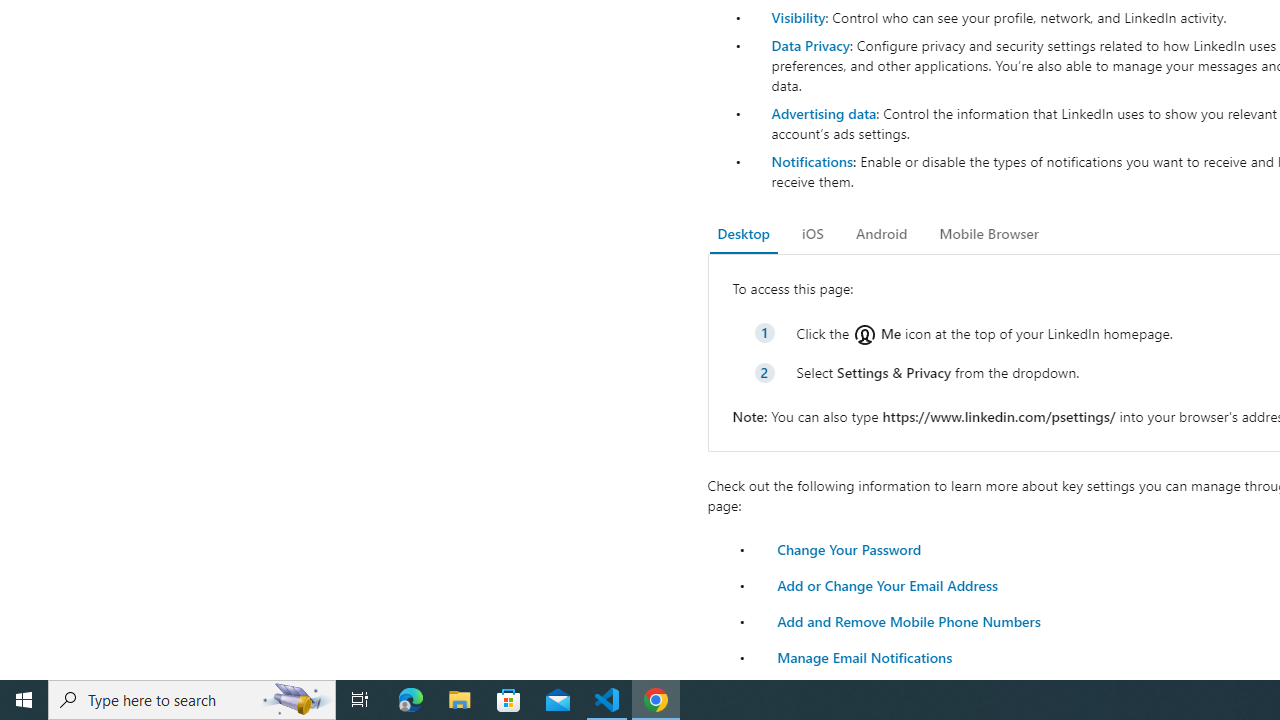 This screenshot has height=720, width=1280. Describe the element at coordinates (743, 233) in the screenshot. I see `'Desktop'` at that location.